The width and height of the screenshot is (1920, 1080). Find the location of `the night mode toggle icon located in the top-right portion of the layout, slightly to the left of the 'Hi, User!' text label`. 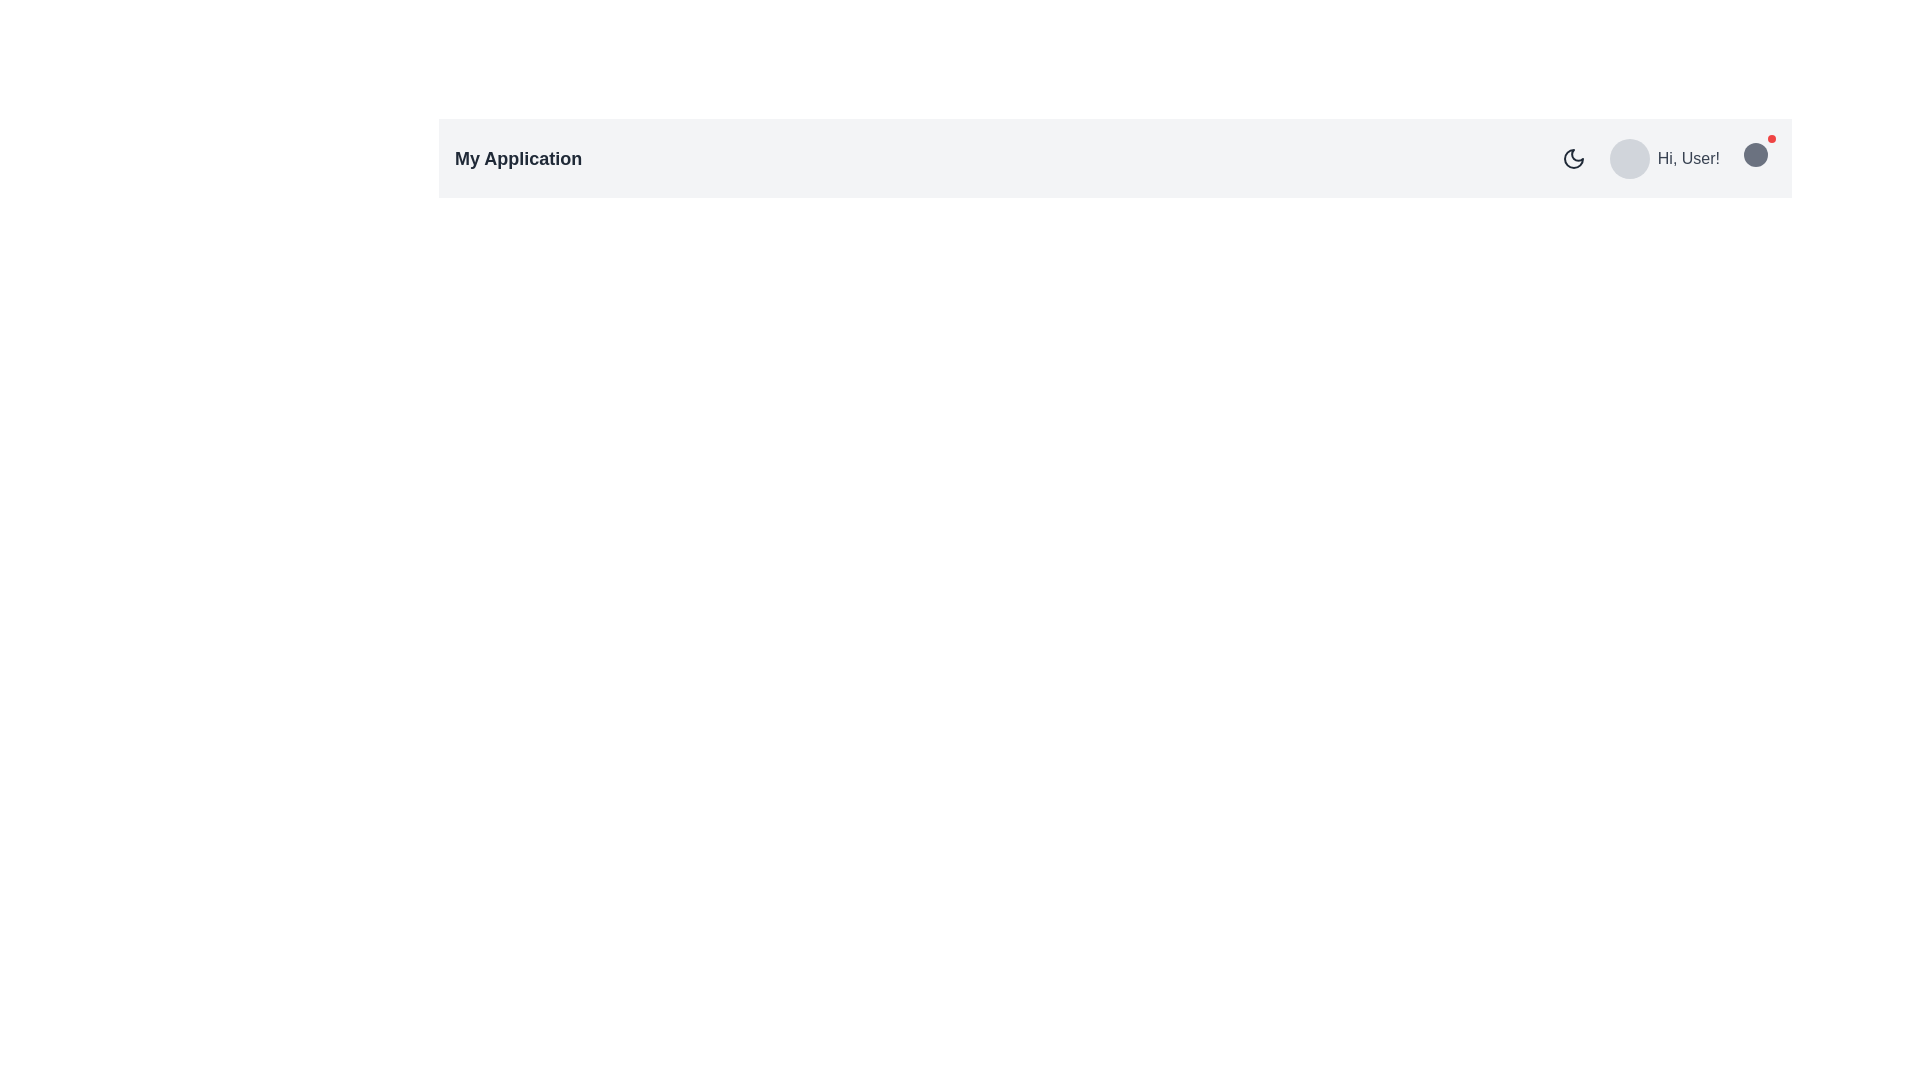

the night mode toggle icon located in the top-right portion of the layout, slightly to the left of the 'Hi, User!' text label is located at coordinates (1572, 157).